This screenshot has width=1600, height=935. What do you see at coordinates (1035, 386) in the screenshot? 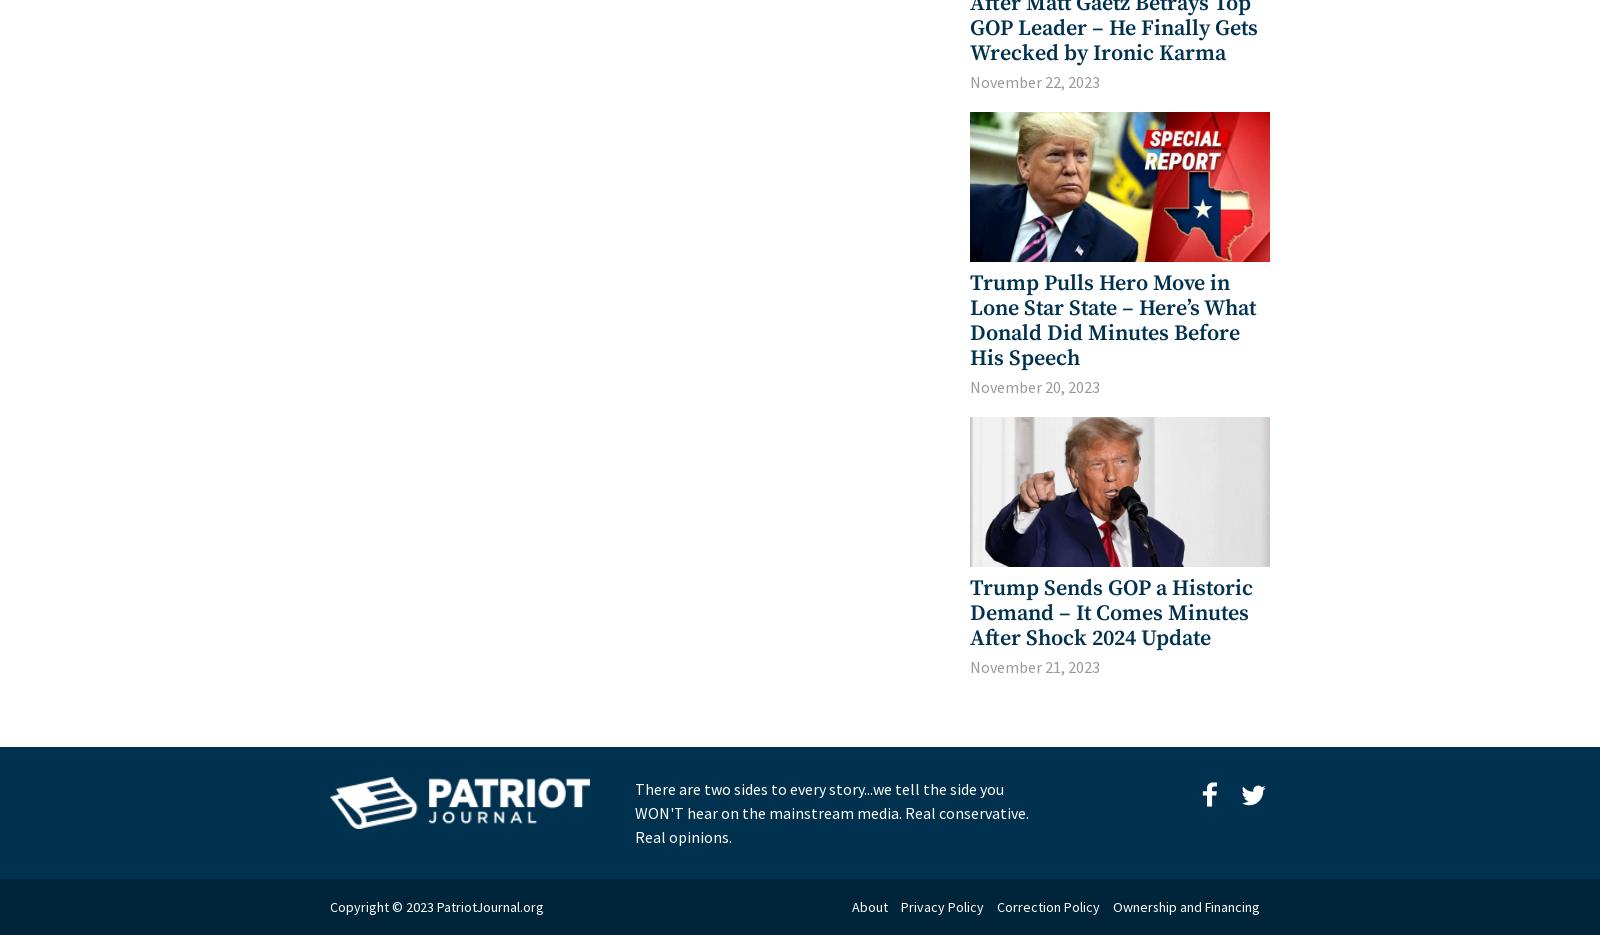
I see `'November 20, 2023'` at bounding box center [1035, 386].